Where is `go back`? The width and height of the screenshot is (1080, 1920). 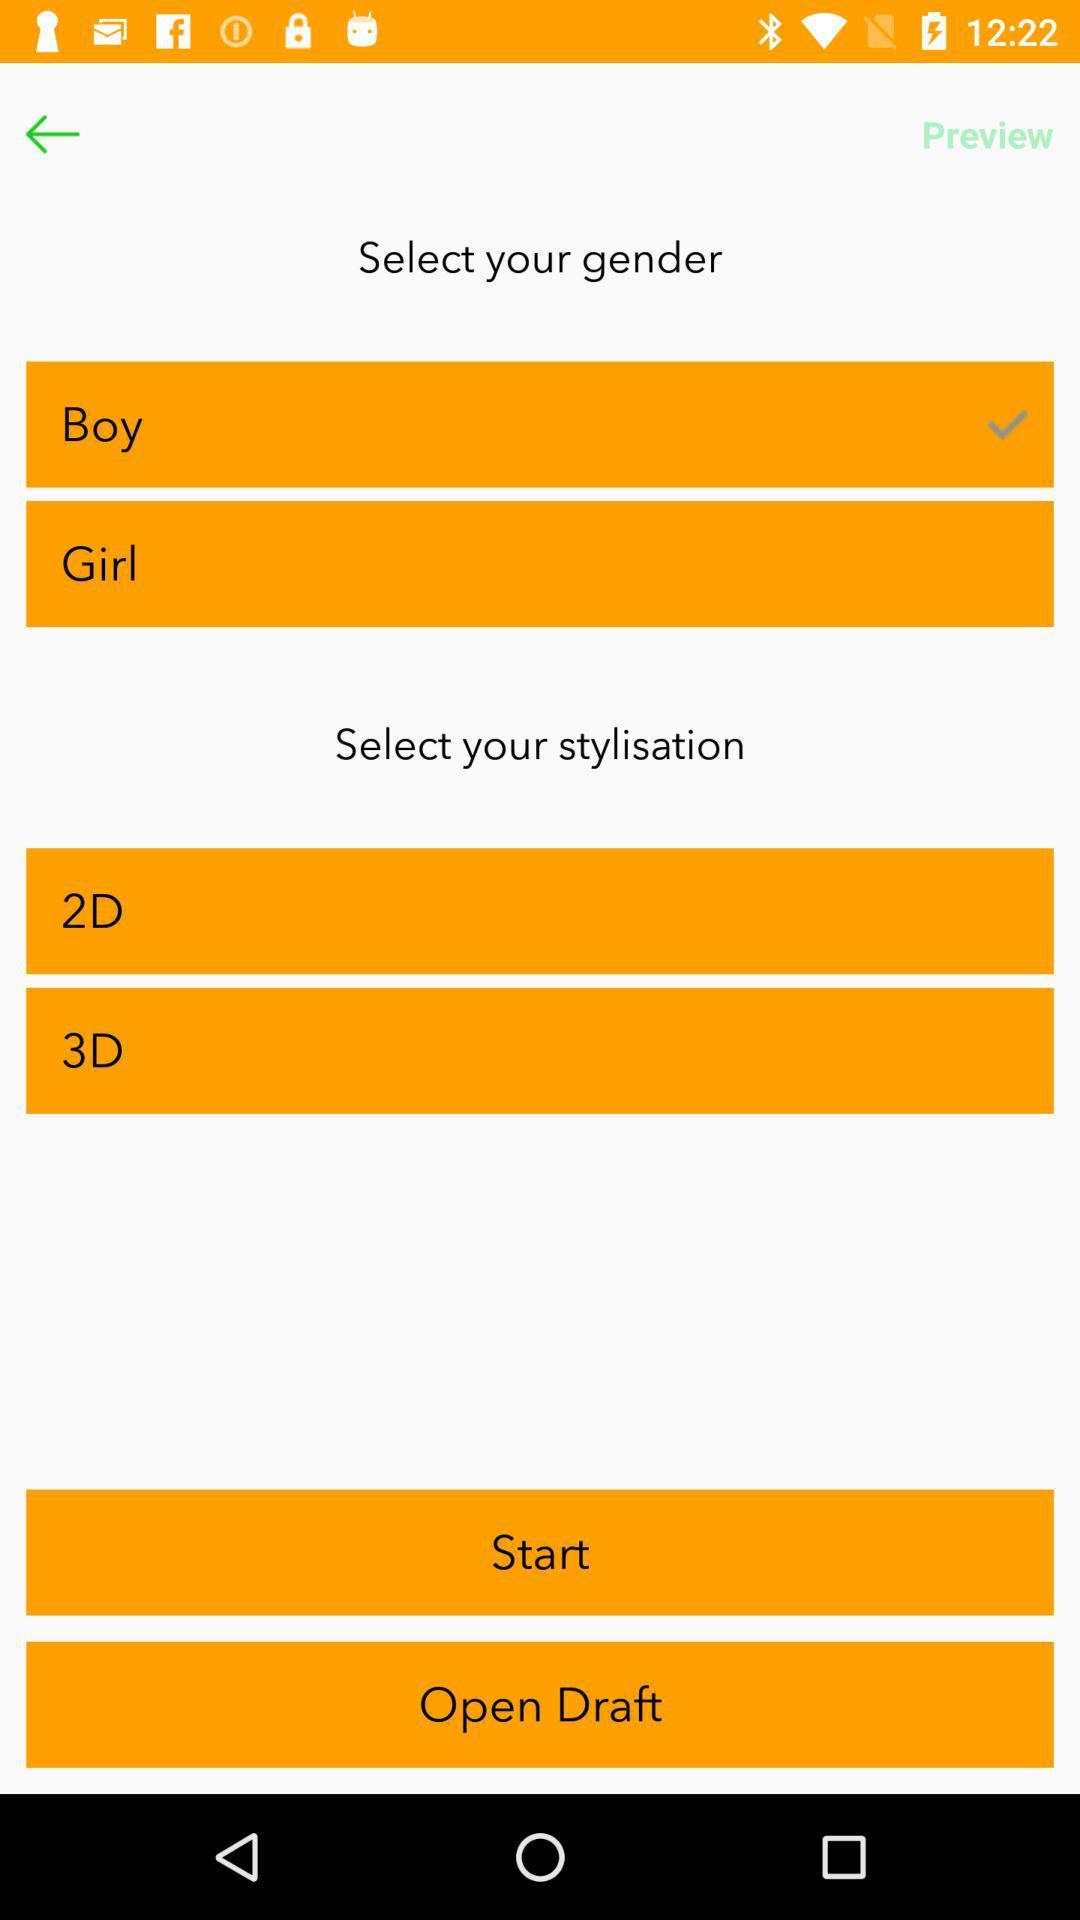 go back is located at coordinates (51, 133).